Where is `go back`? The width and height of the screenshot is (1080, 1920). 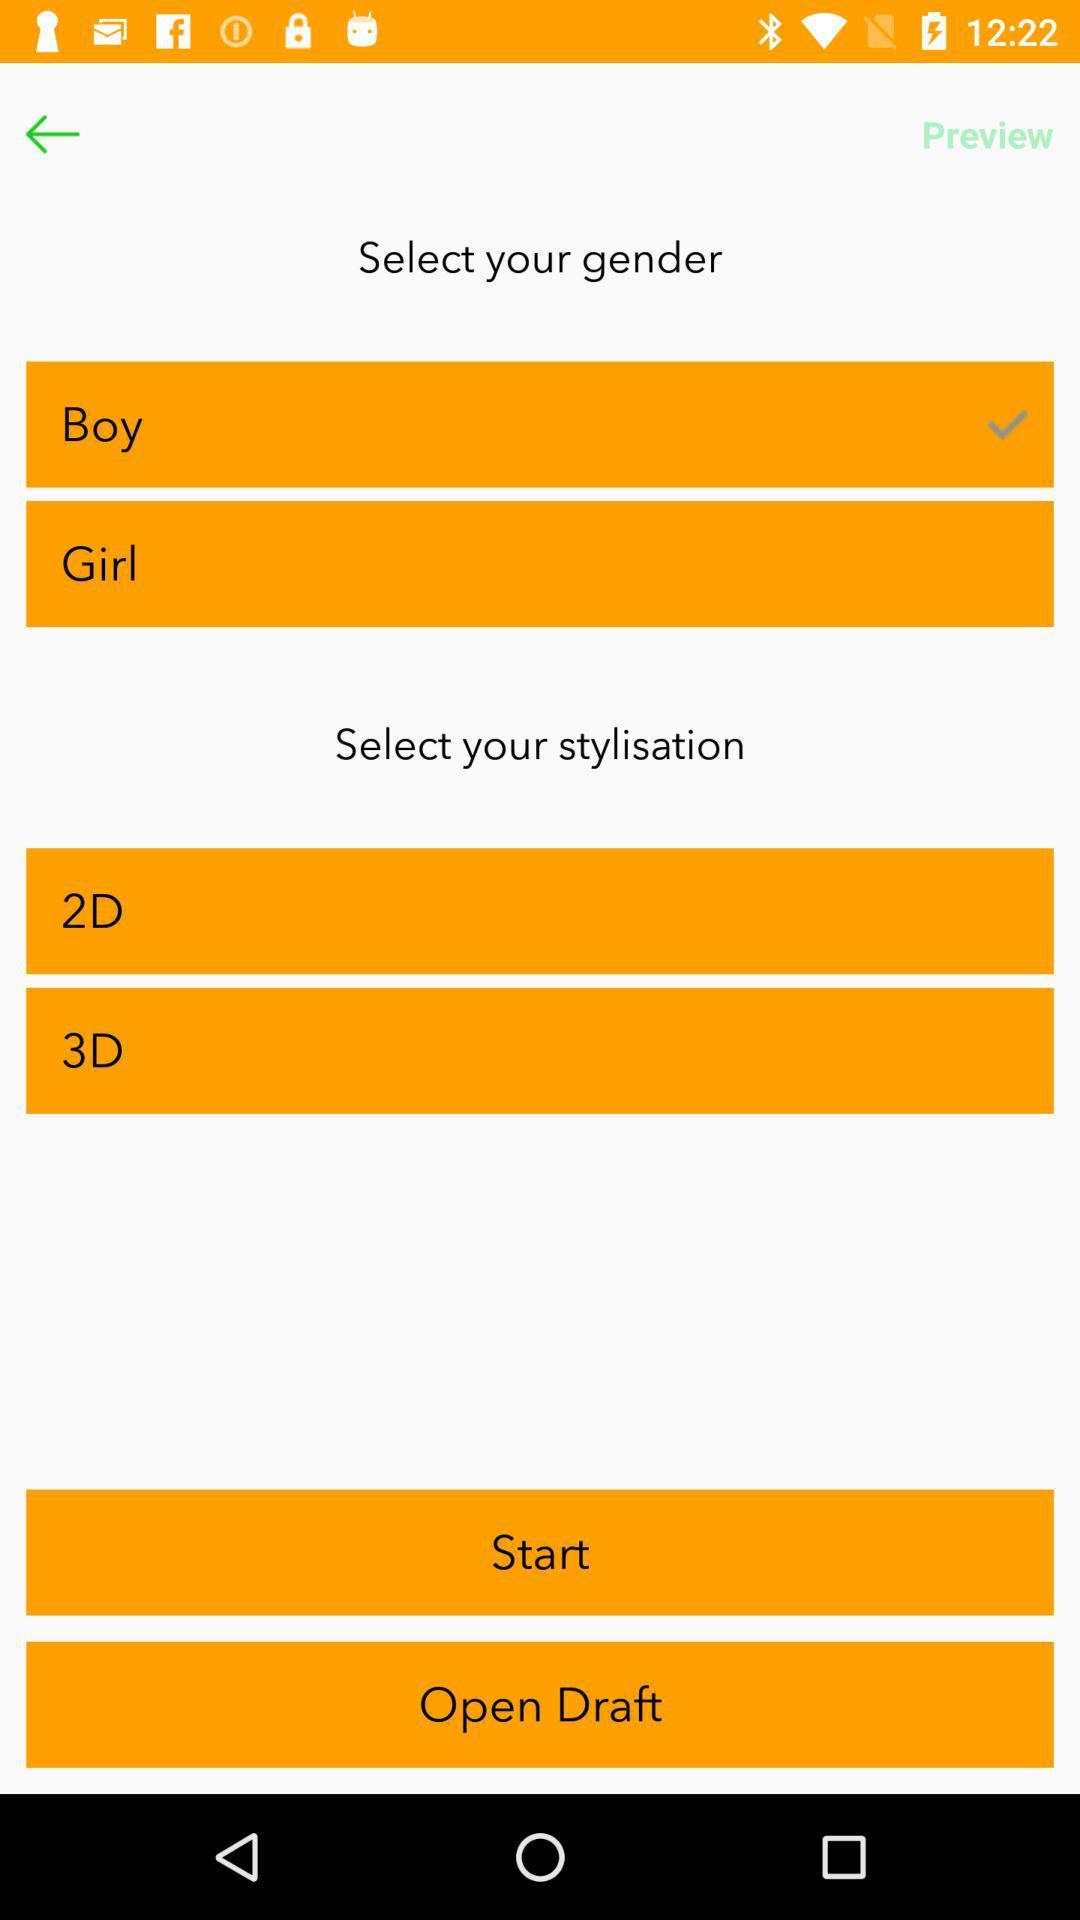 go back is located at coordinates (51, 133).